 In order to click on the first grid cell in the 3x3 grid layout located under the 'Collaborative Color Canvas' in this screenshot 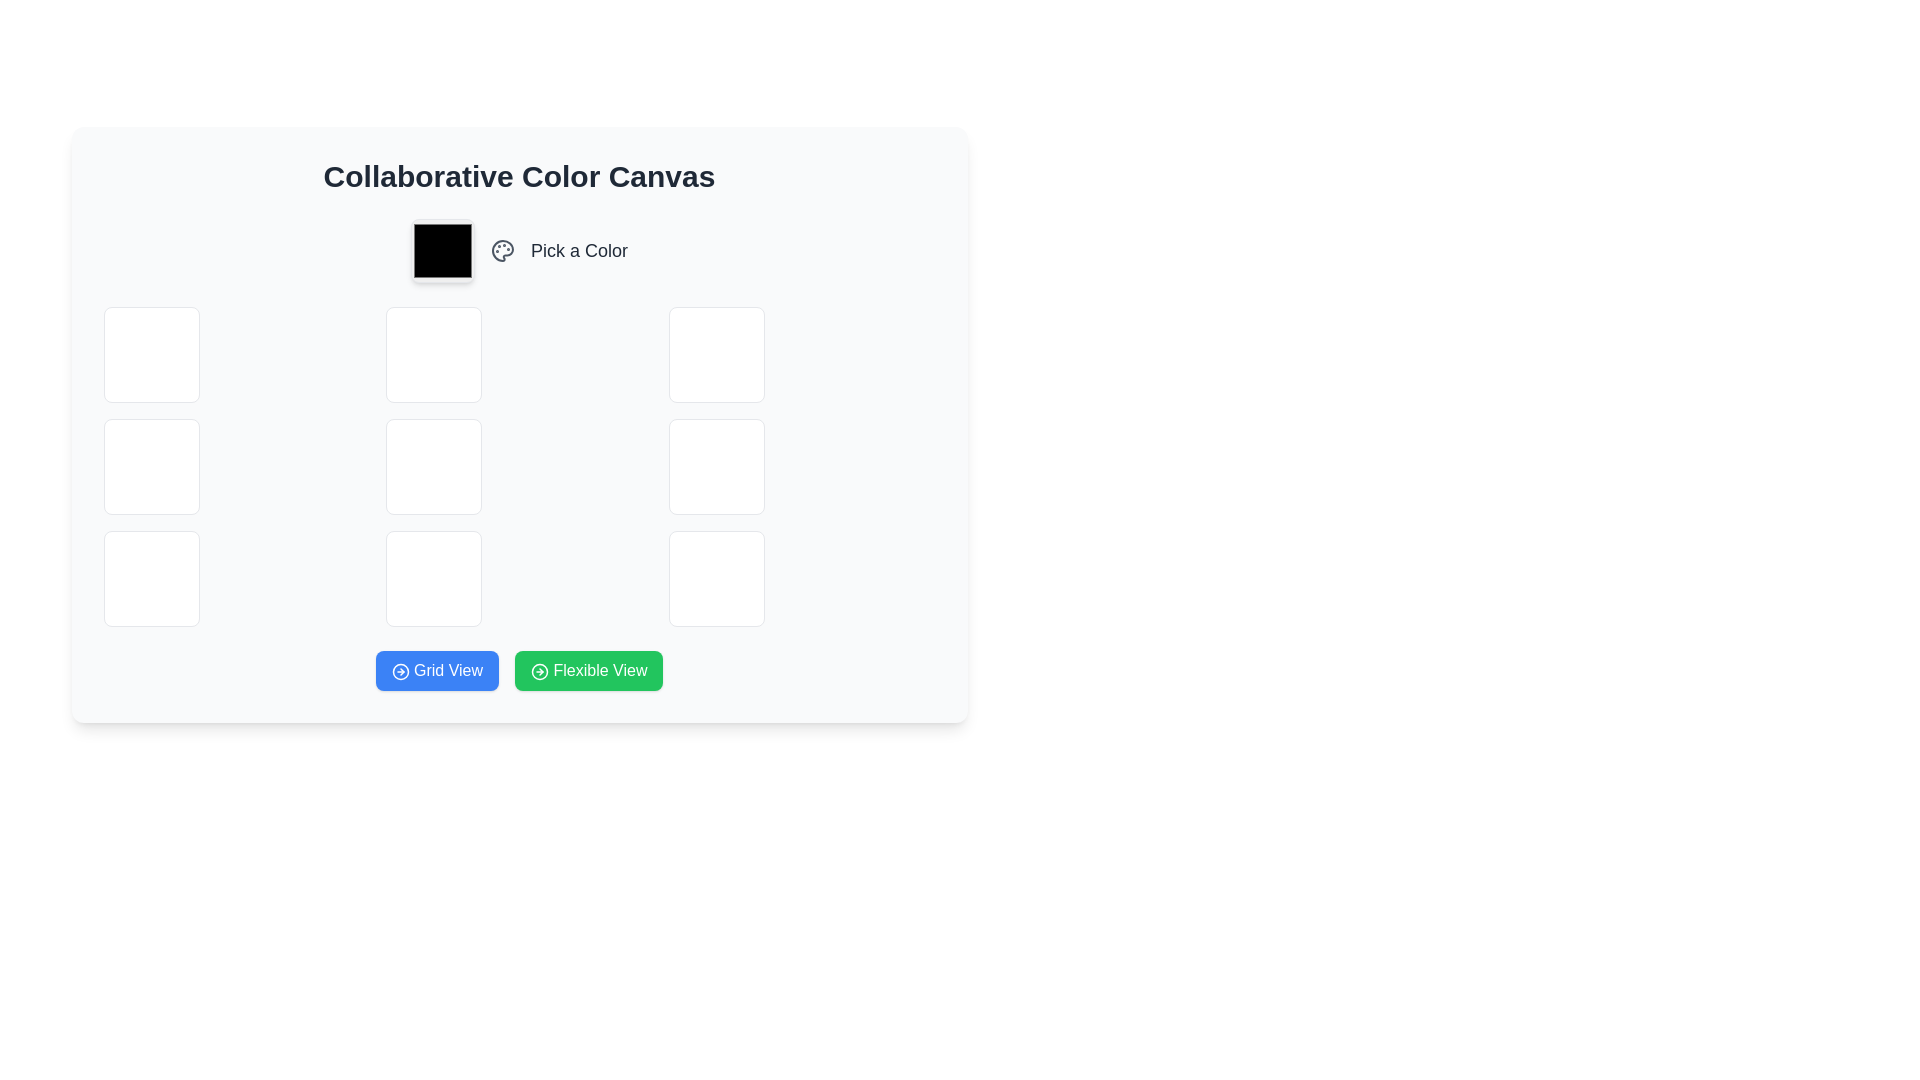, I will do `click(150, 353)`.